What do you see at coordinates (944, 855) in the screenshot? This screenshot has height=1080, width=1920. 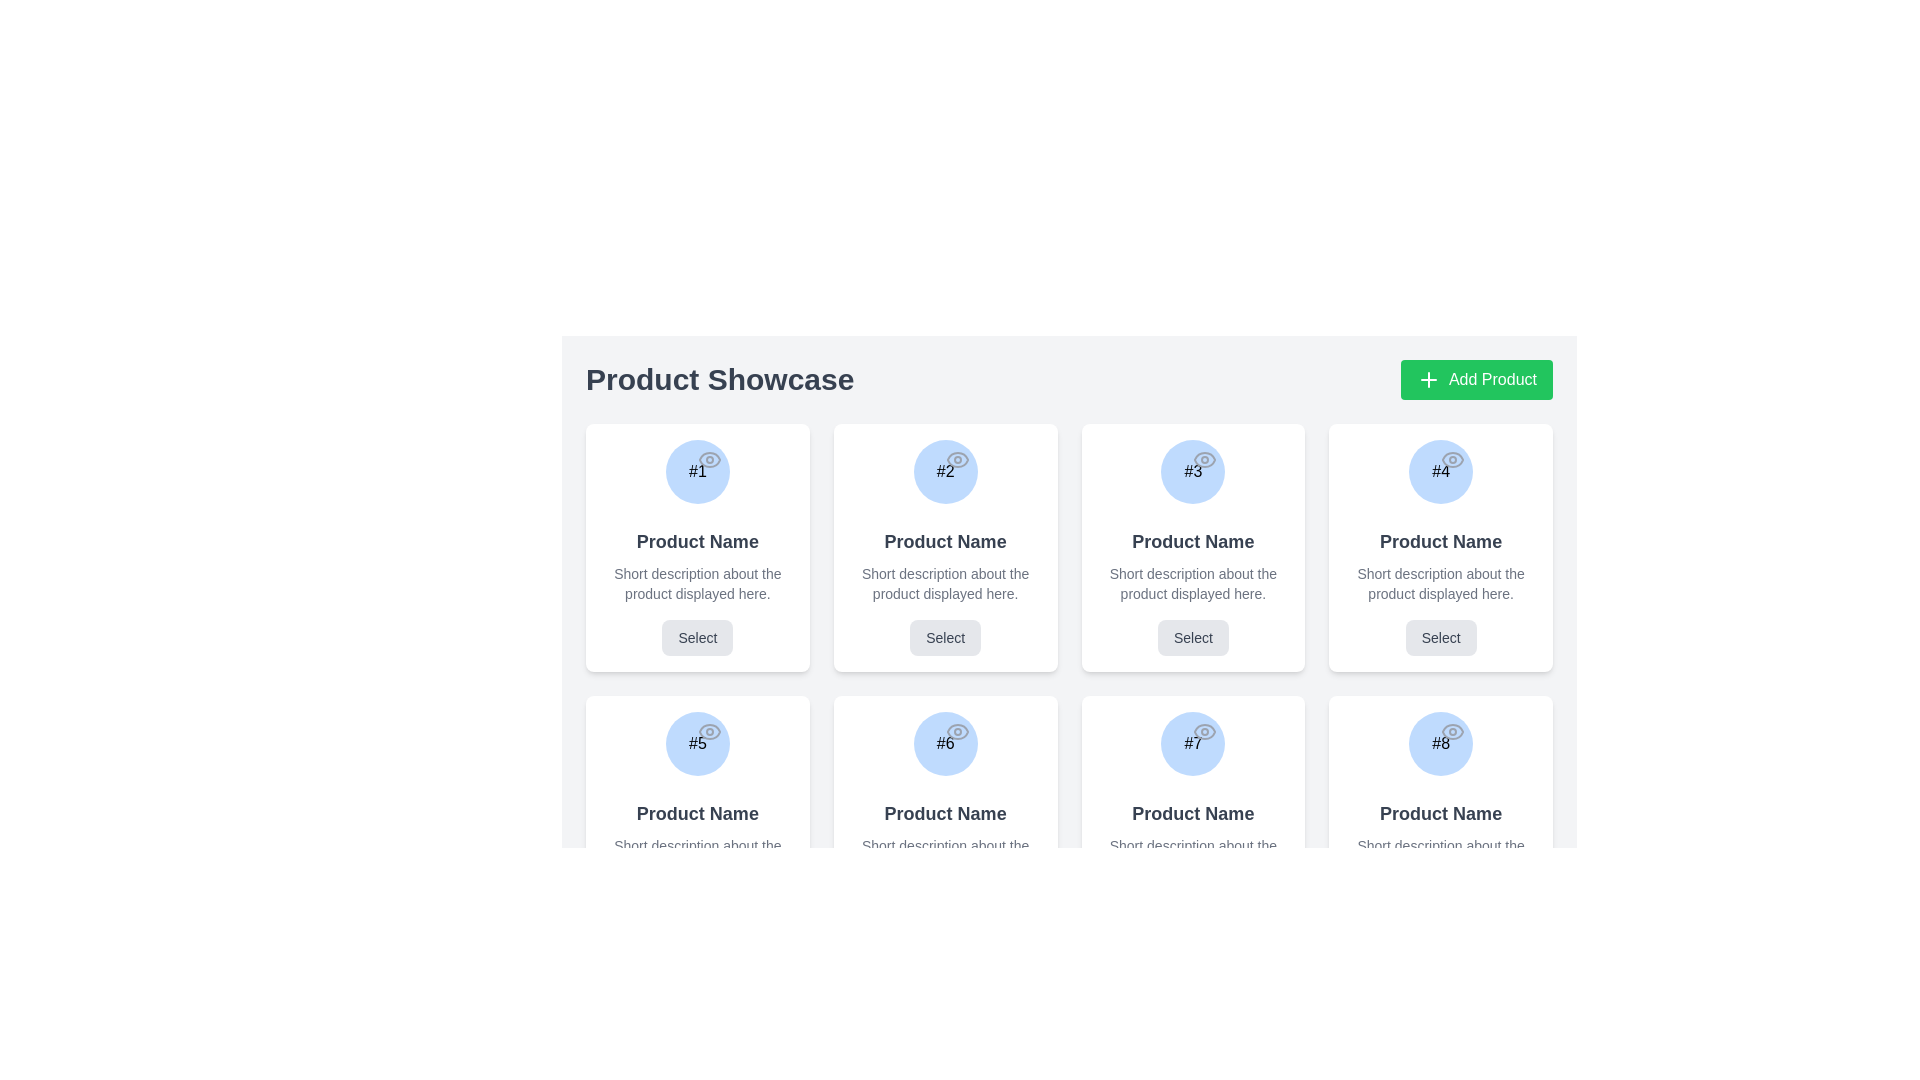 I see `text component displaying the phrase 'Short description about the product displayed here.' located beneath the 'Product Name' text in the product card` at bounding box center [944, 855].